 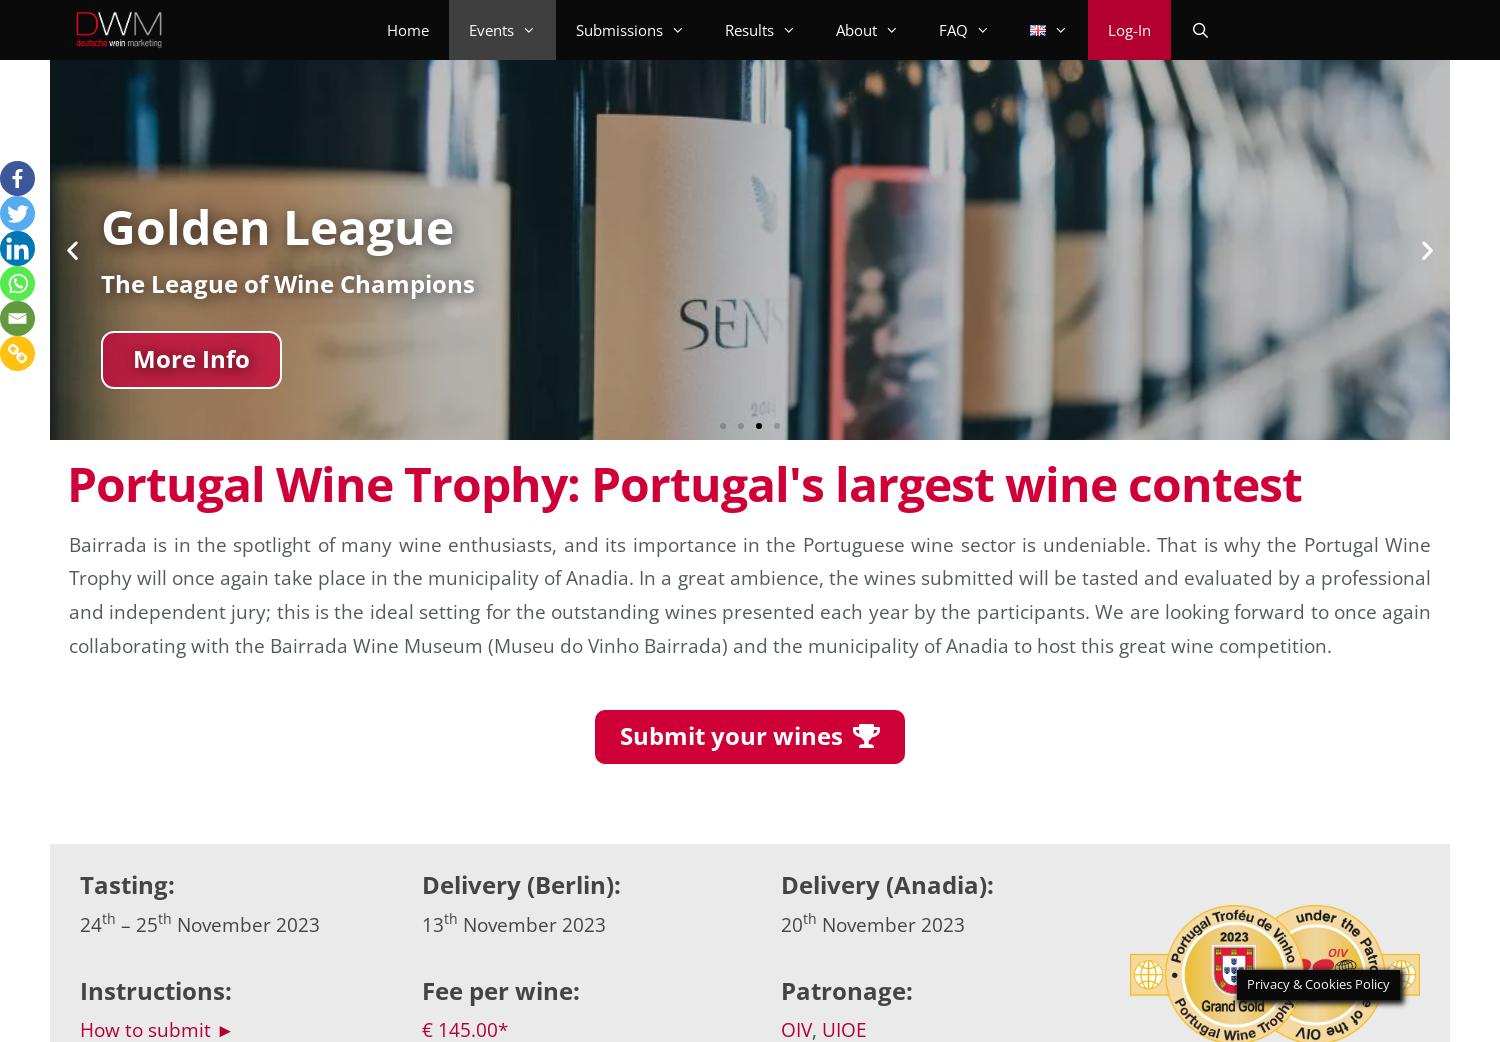 What do you see at coordinates (780, 922) in the screenshot?
I see `'20'` at bounding box center [780, 922].